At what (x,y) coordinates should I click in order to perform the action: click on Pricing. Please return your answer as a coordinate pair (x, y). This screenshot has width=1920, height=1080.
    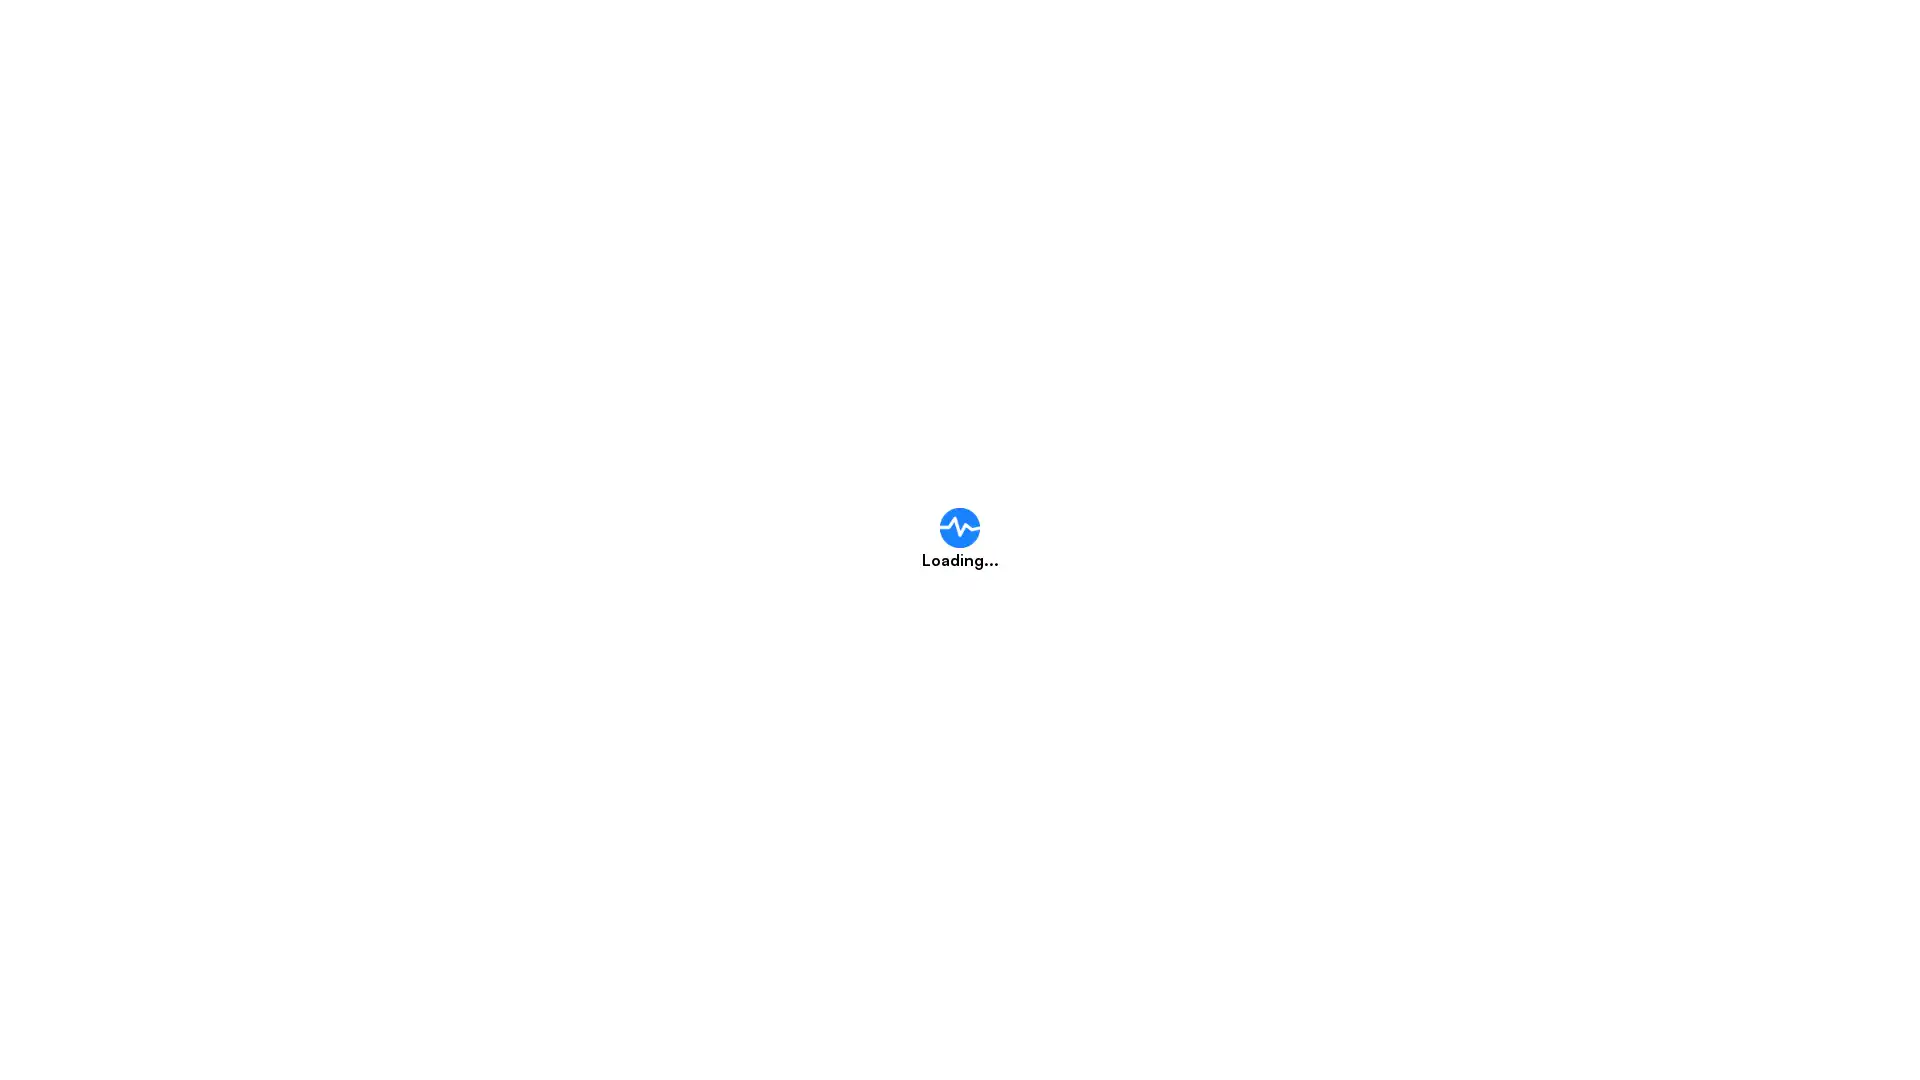
    Looking at the image, I should click on (1109, 39).